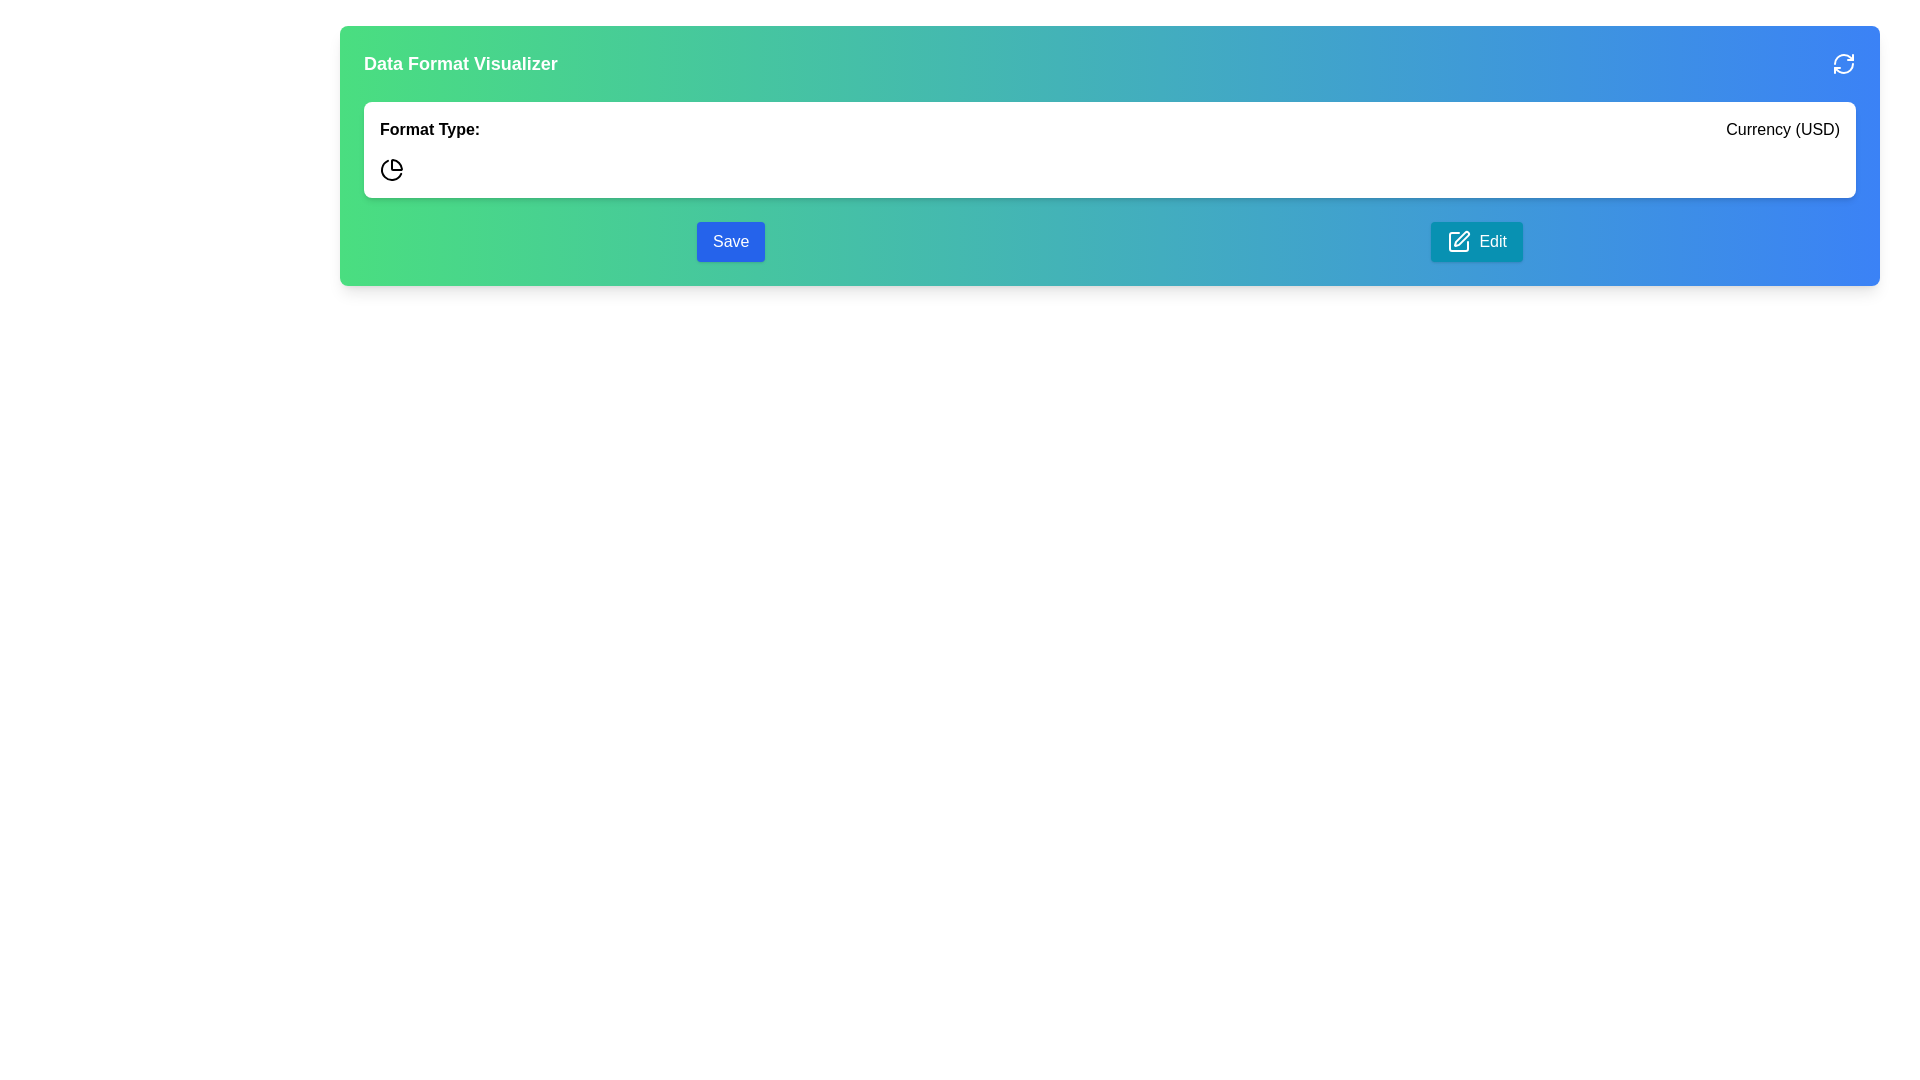 This screenshot has width=1920, height=1080. Describe the element at coordinates (730, 241) in the screenshot. I see `the 'Save' button, which has a blue background and white text` at that location.